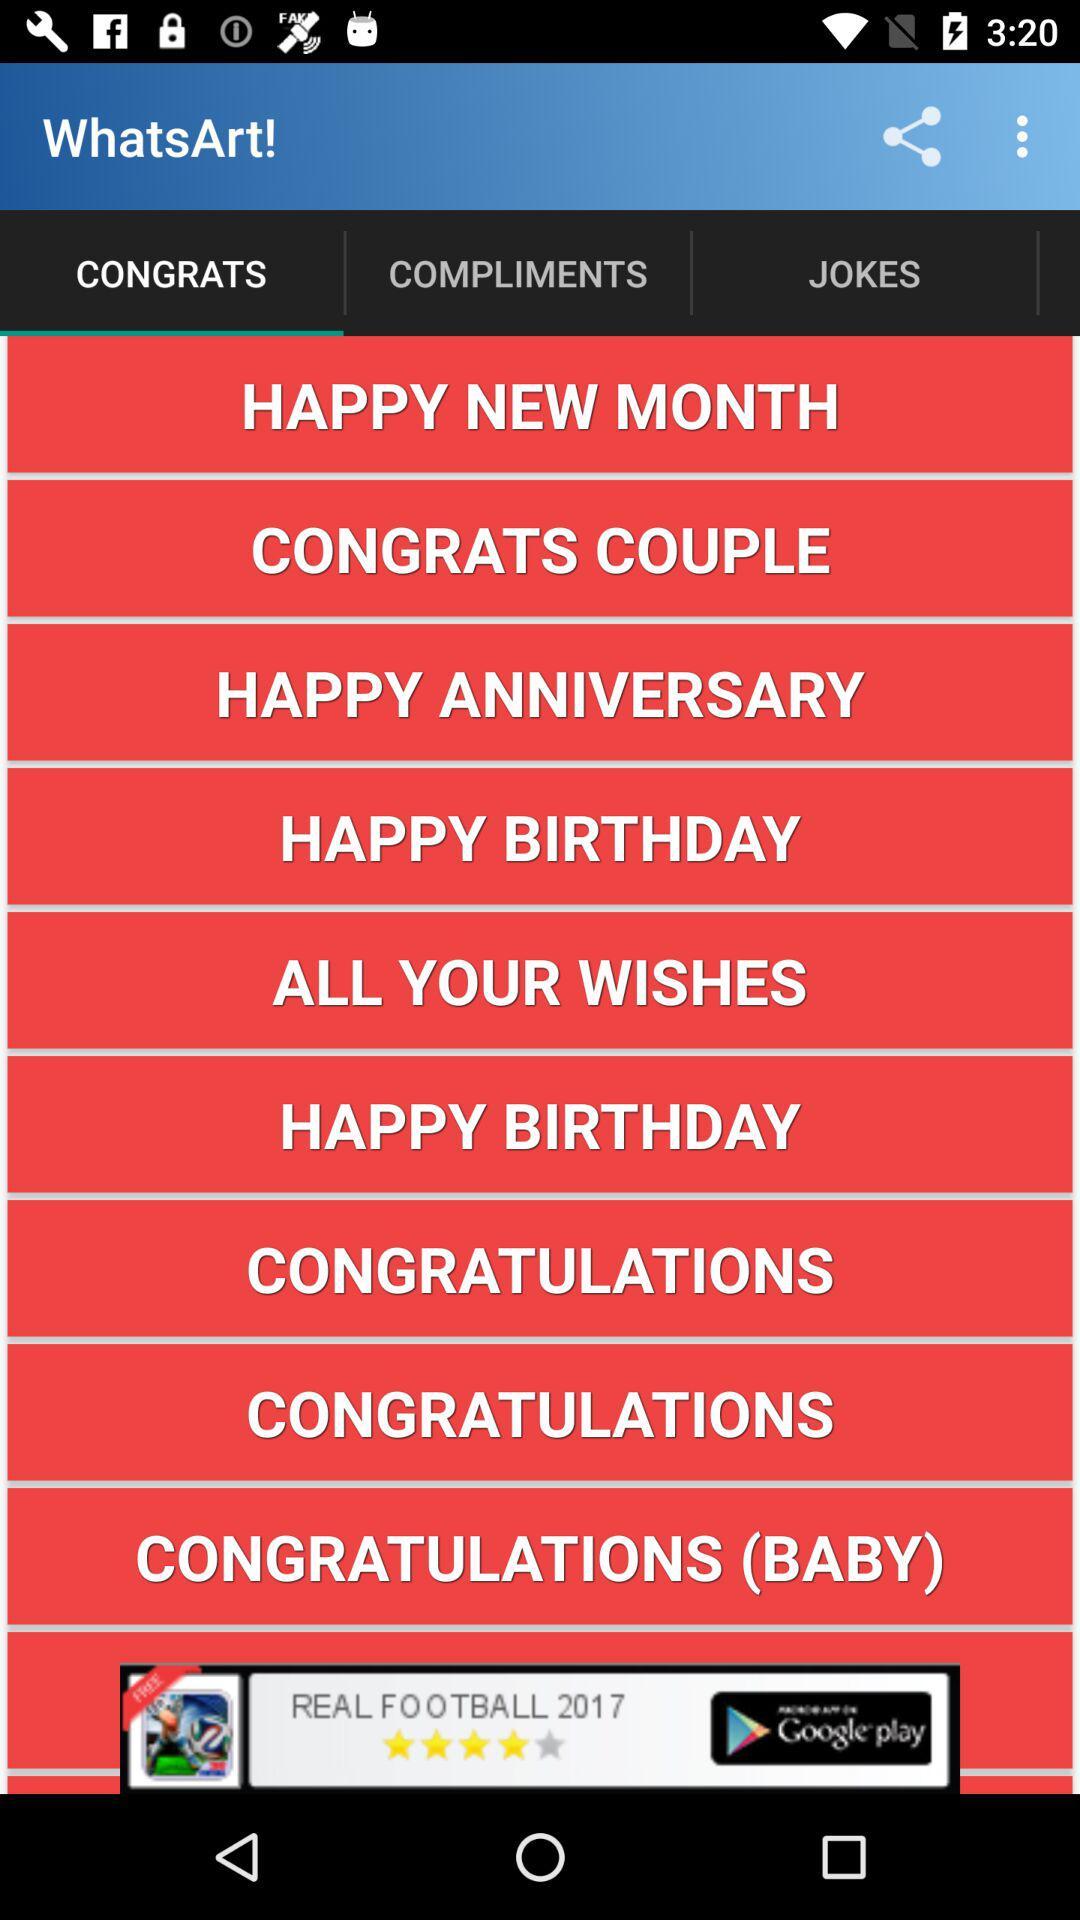 The image size is (1080, 1920). I want to click on happy birthday, so click(540, 1124).